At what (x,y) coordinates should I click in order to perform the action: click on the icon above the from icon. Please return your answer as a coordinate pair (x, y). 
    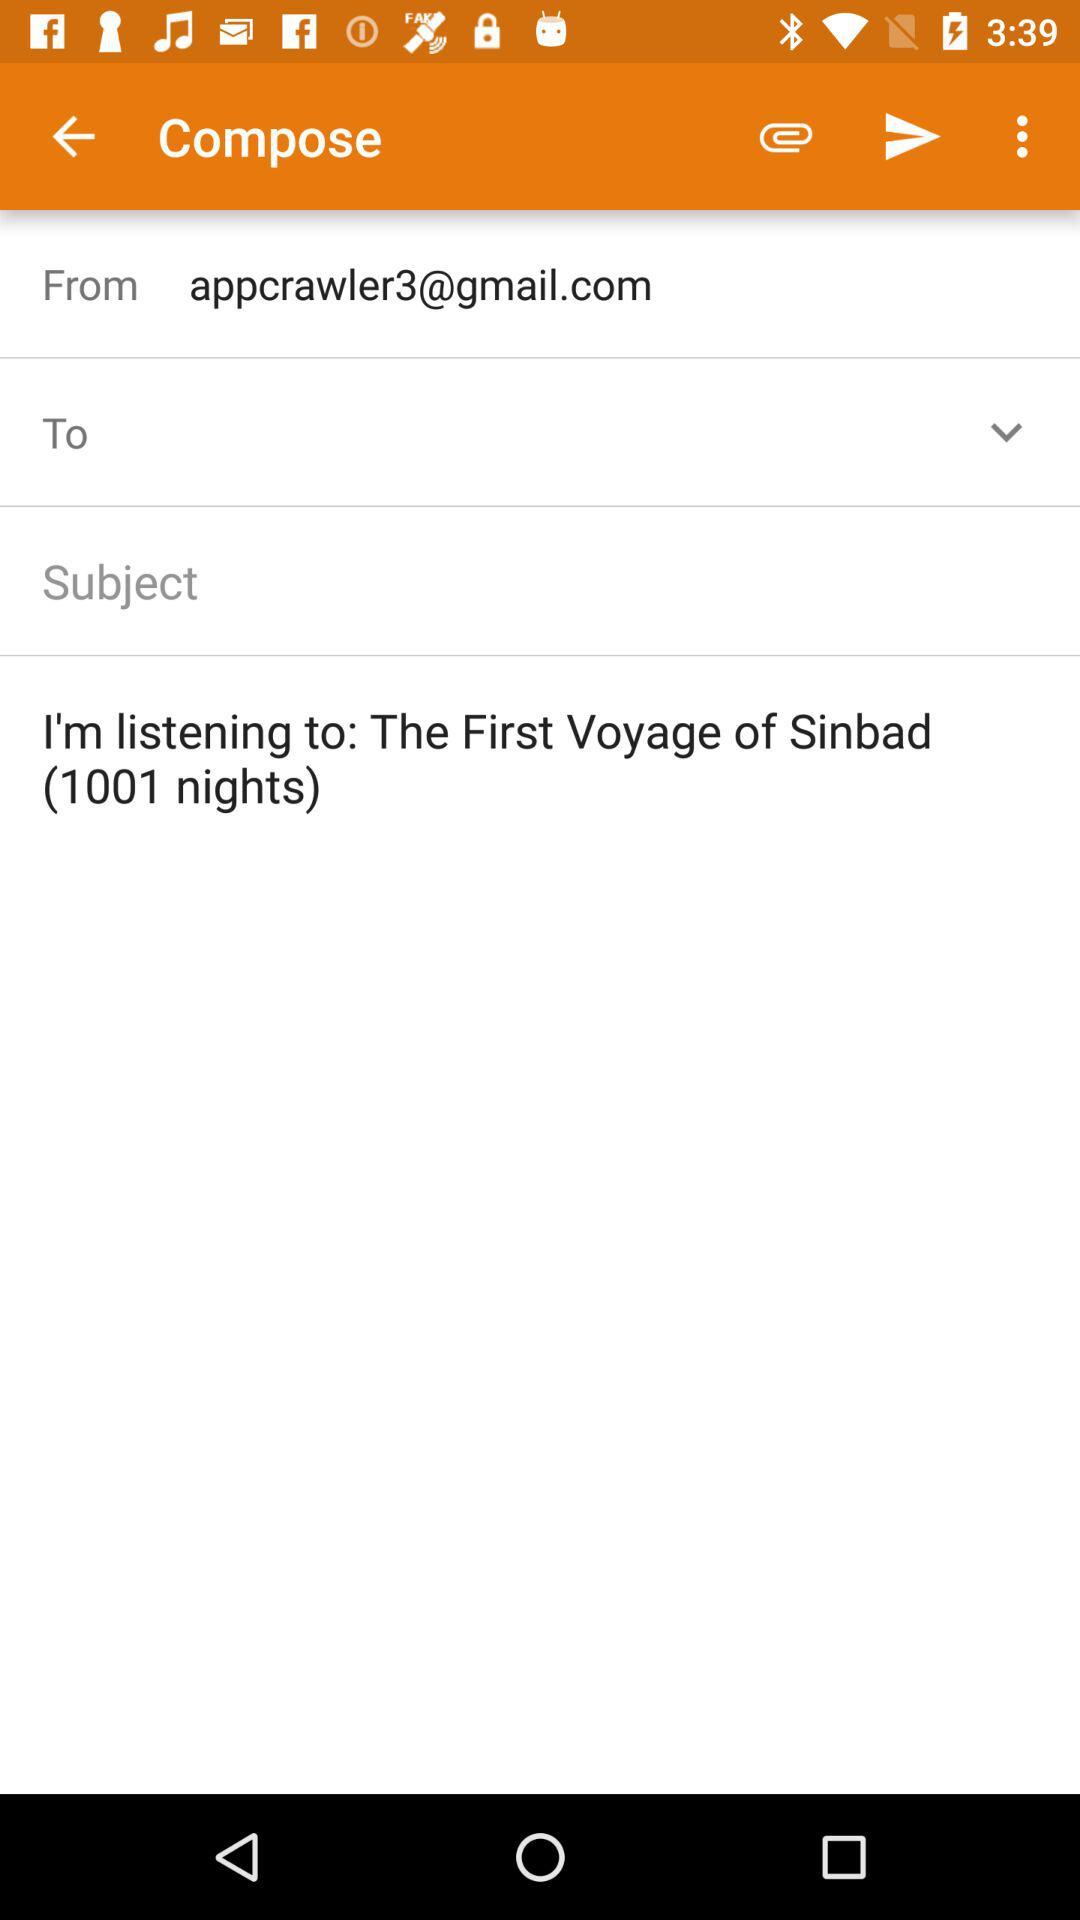
    Looking at the image, I should click on (72, 135).